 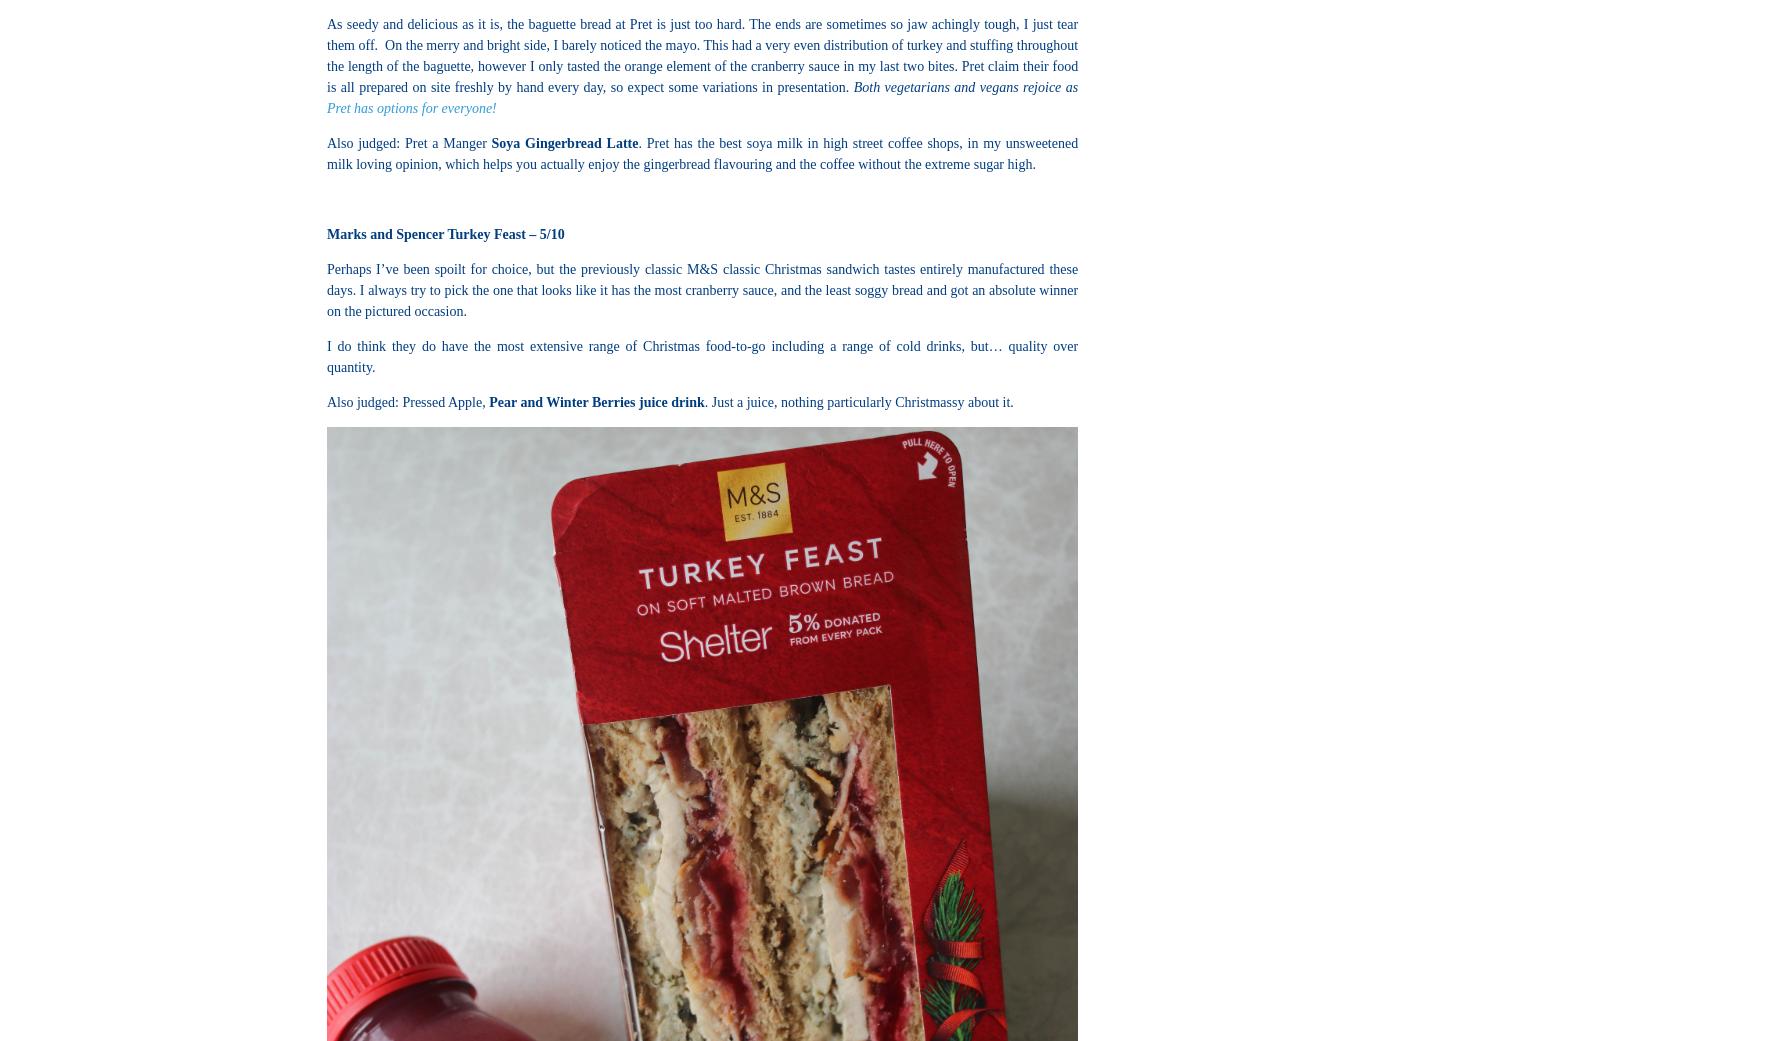 I want to click on 'Pret has options for everyone!', so click(x=410, y=108).